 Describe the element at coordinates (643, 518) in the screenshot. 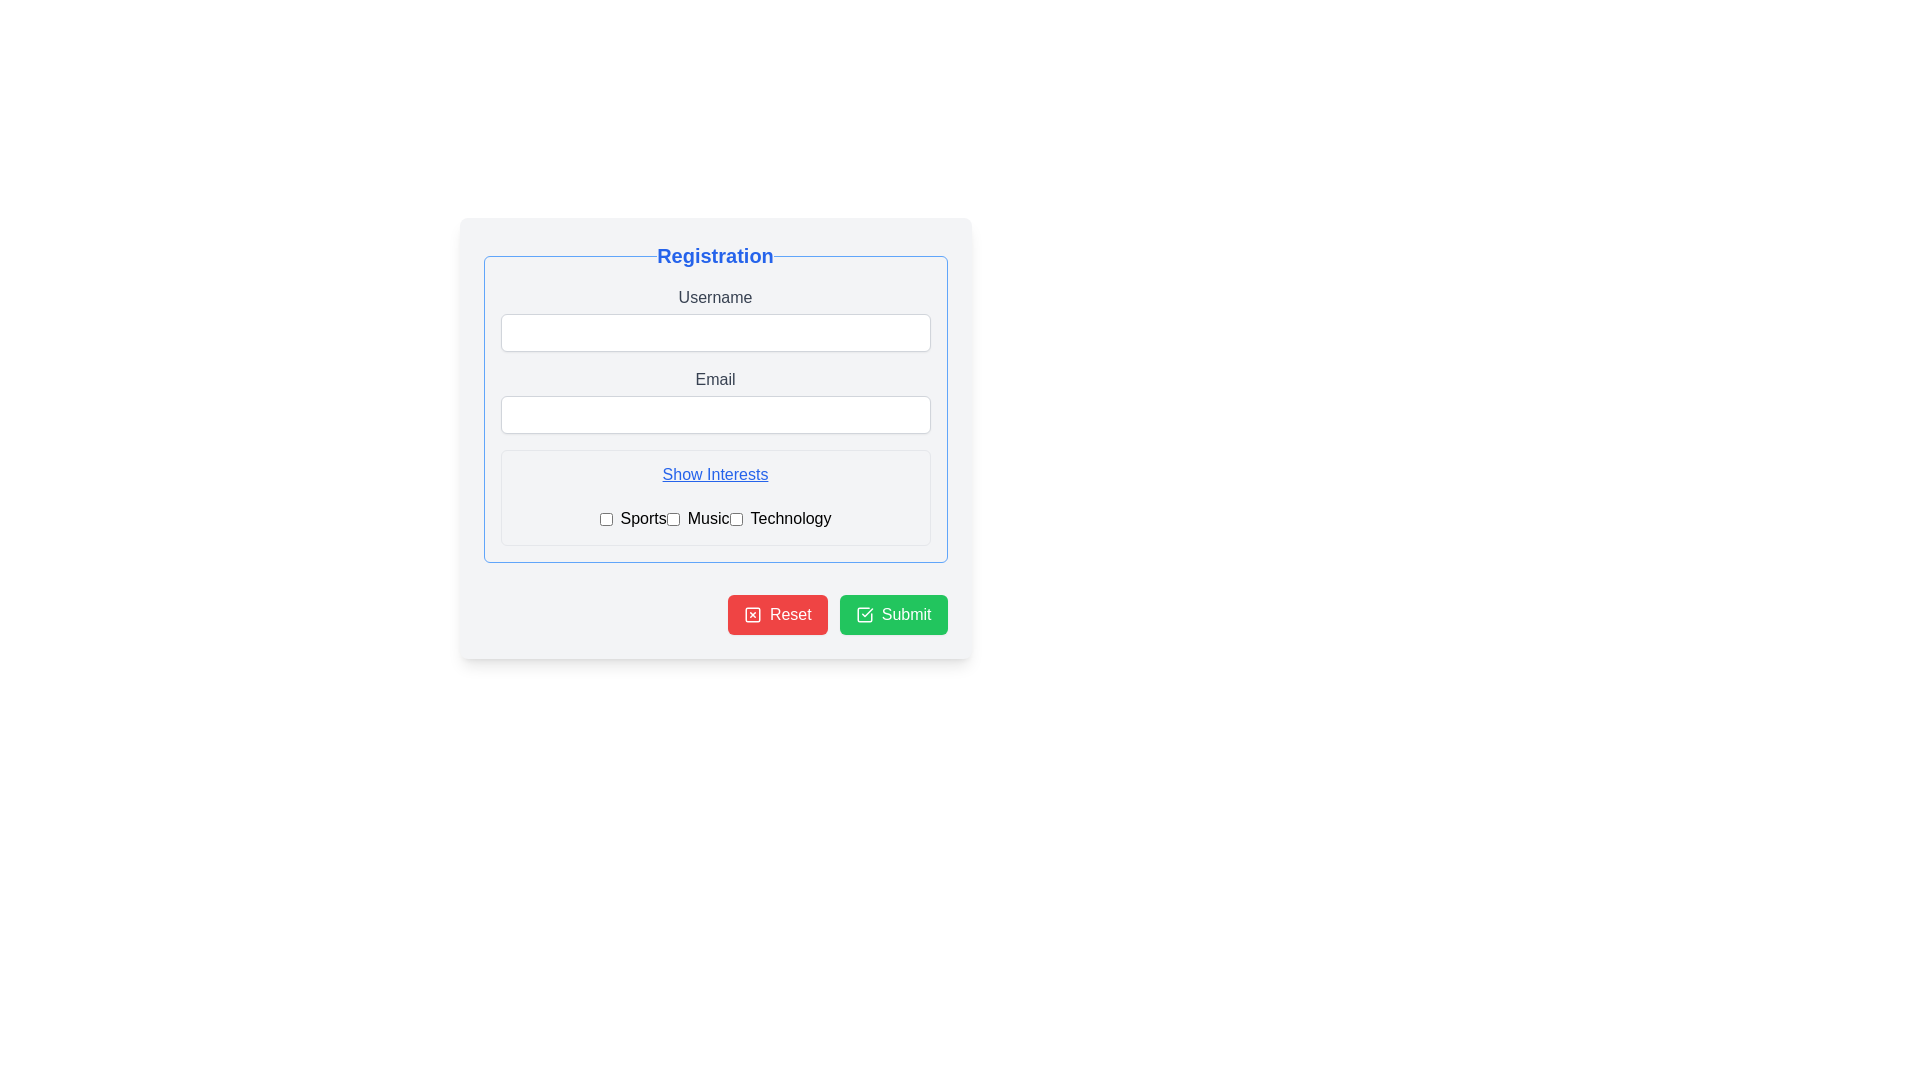

I see `label text 'Sports' which is a black sans-serif label positioned to the right of the first checkbox in the registration form` at that location.